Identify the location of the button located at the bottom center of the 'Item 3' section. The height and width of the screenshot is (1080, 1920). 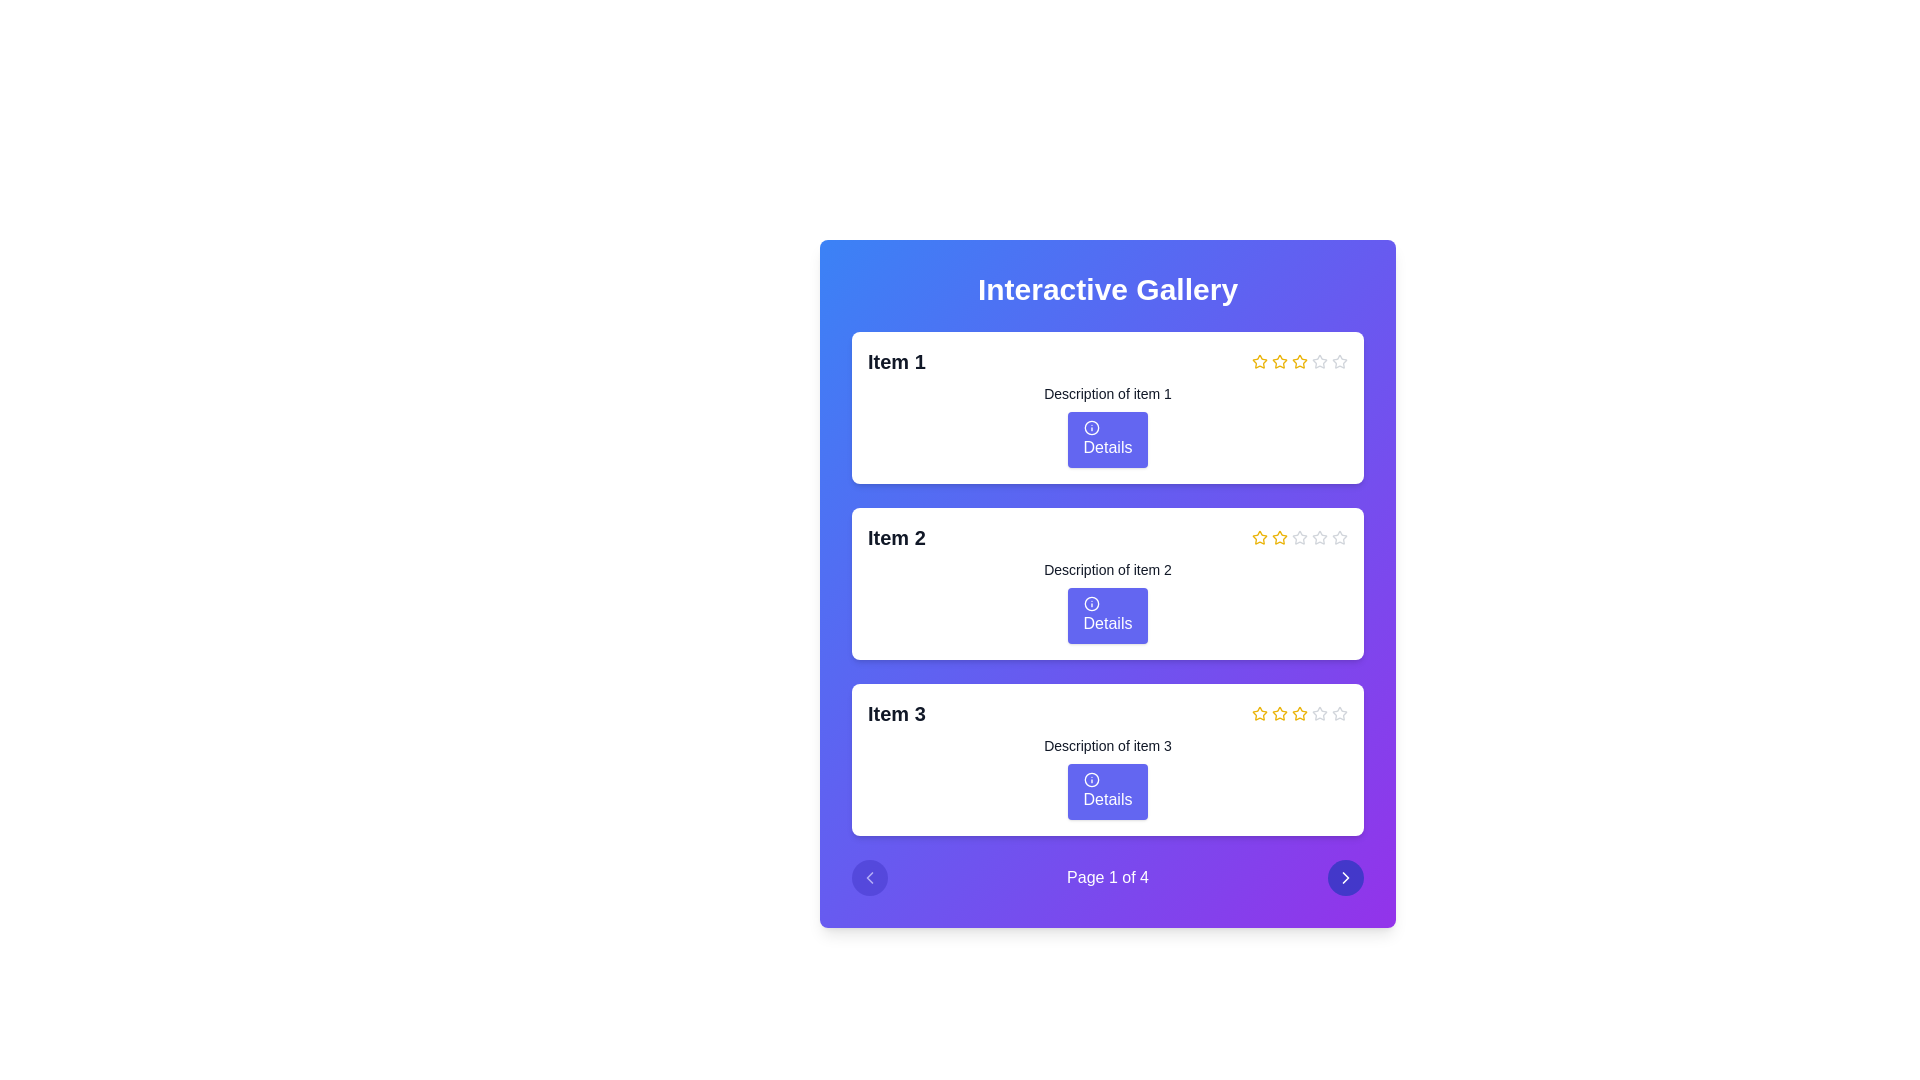
(1107, 790).